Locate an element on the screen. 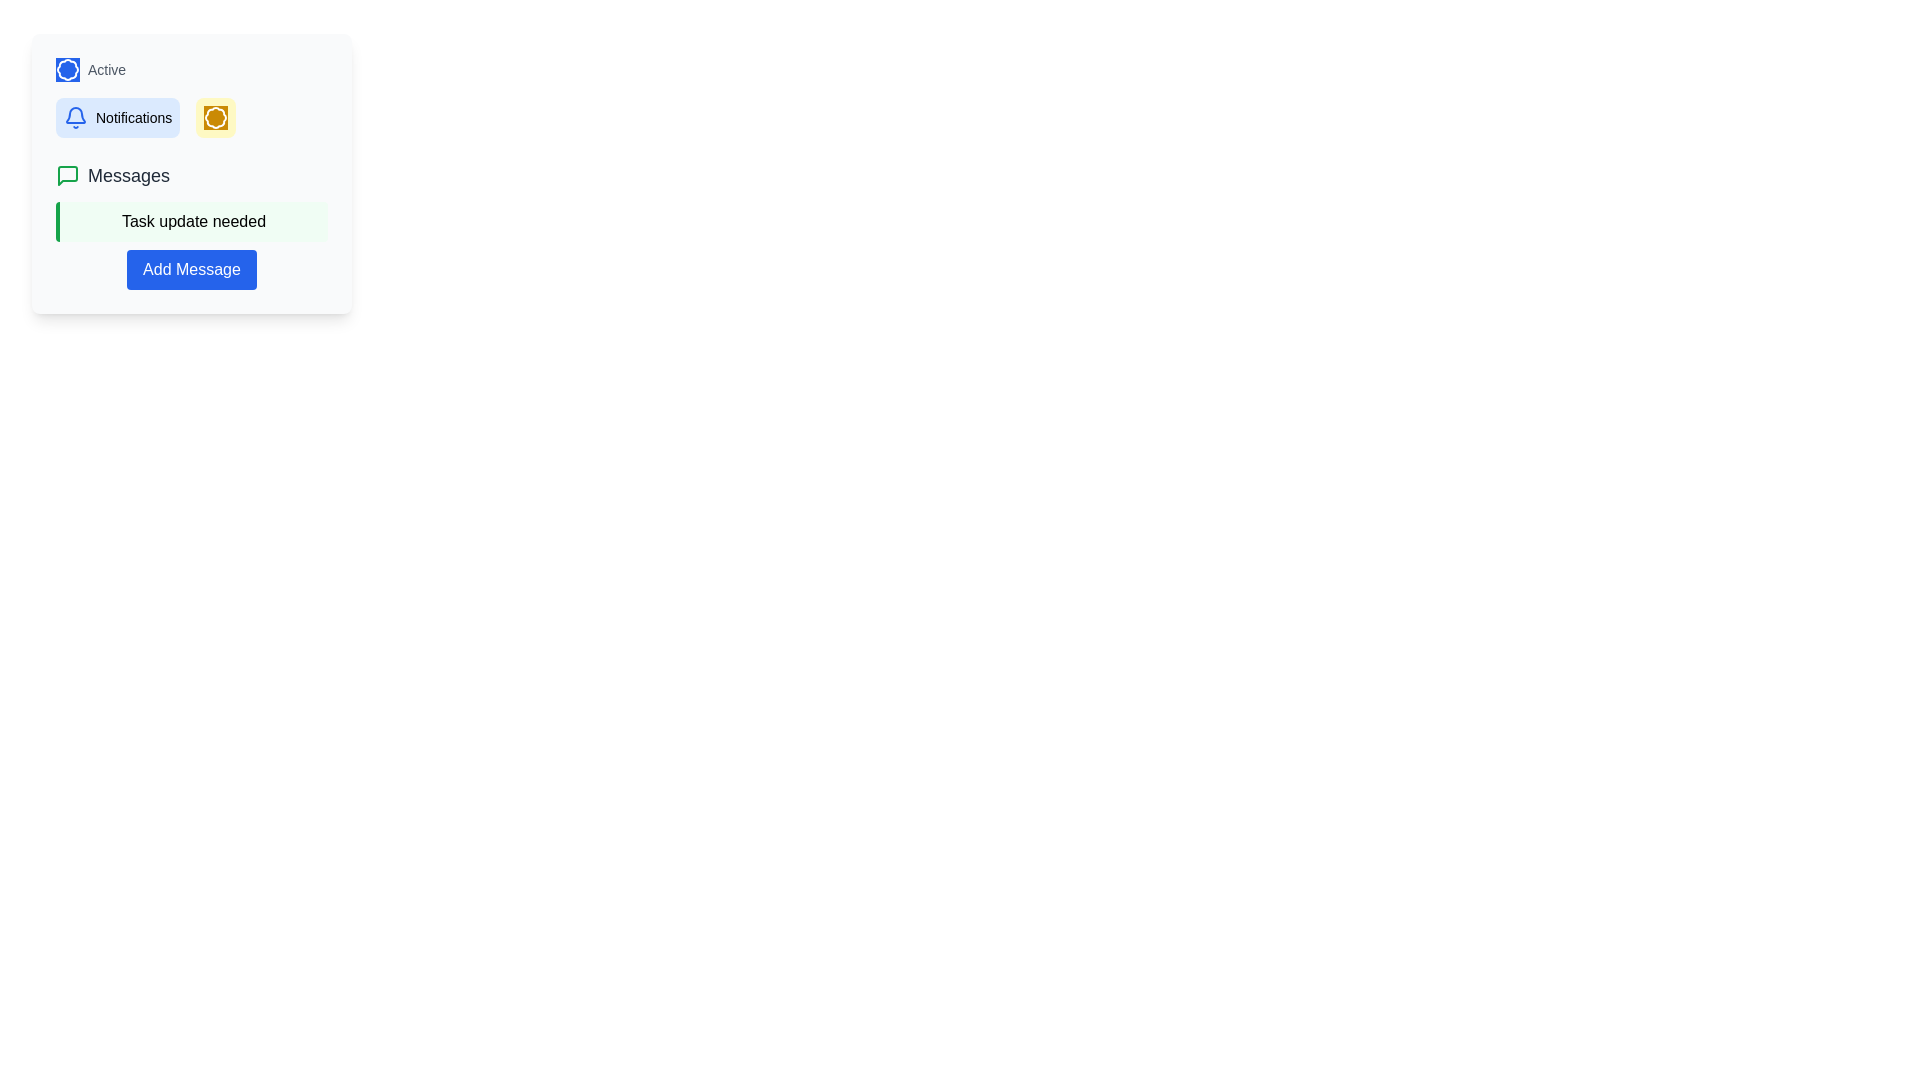 This screenshot has width=1920, height=1080. the Status Badge, which is a square badge with a yellow background and a flower-like icon, located to the right of the 'Notifications' text is located at coordinates (216, 118).